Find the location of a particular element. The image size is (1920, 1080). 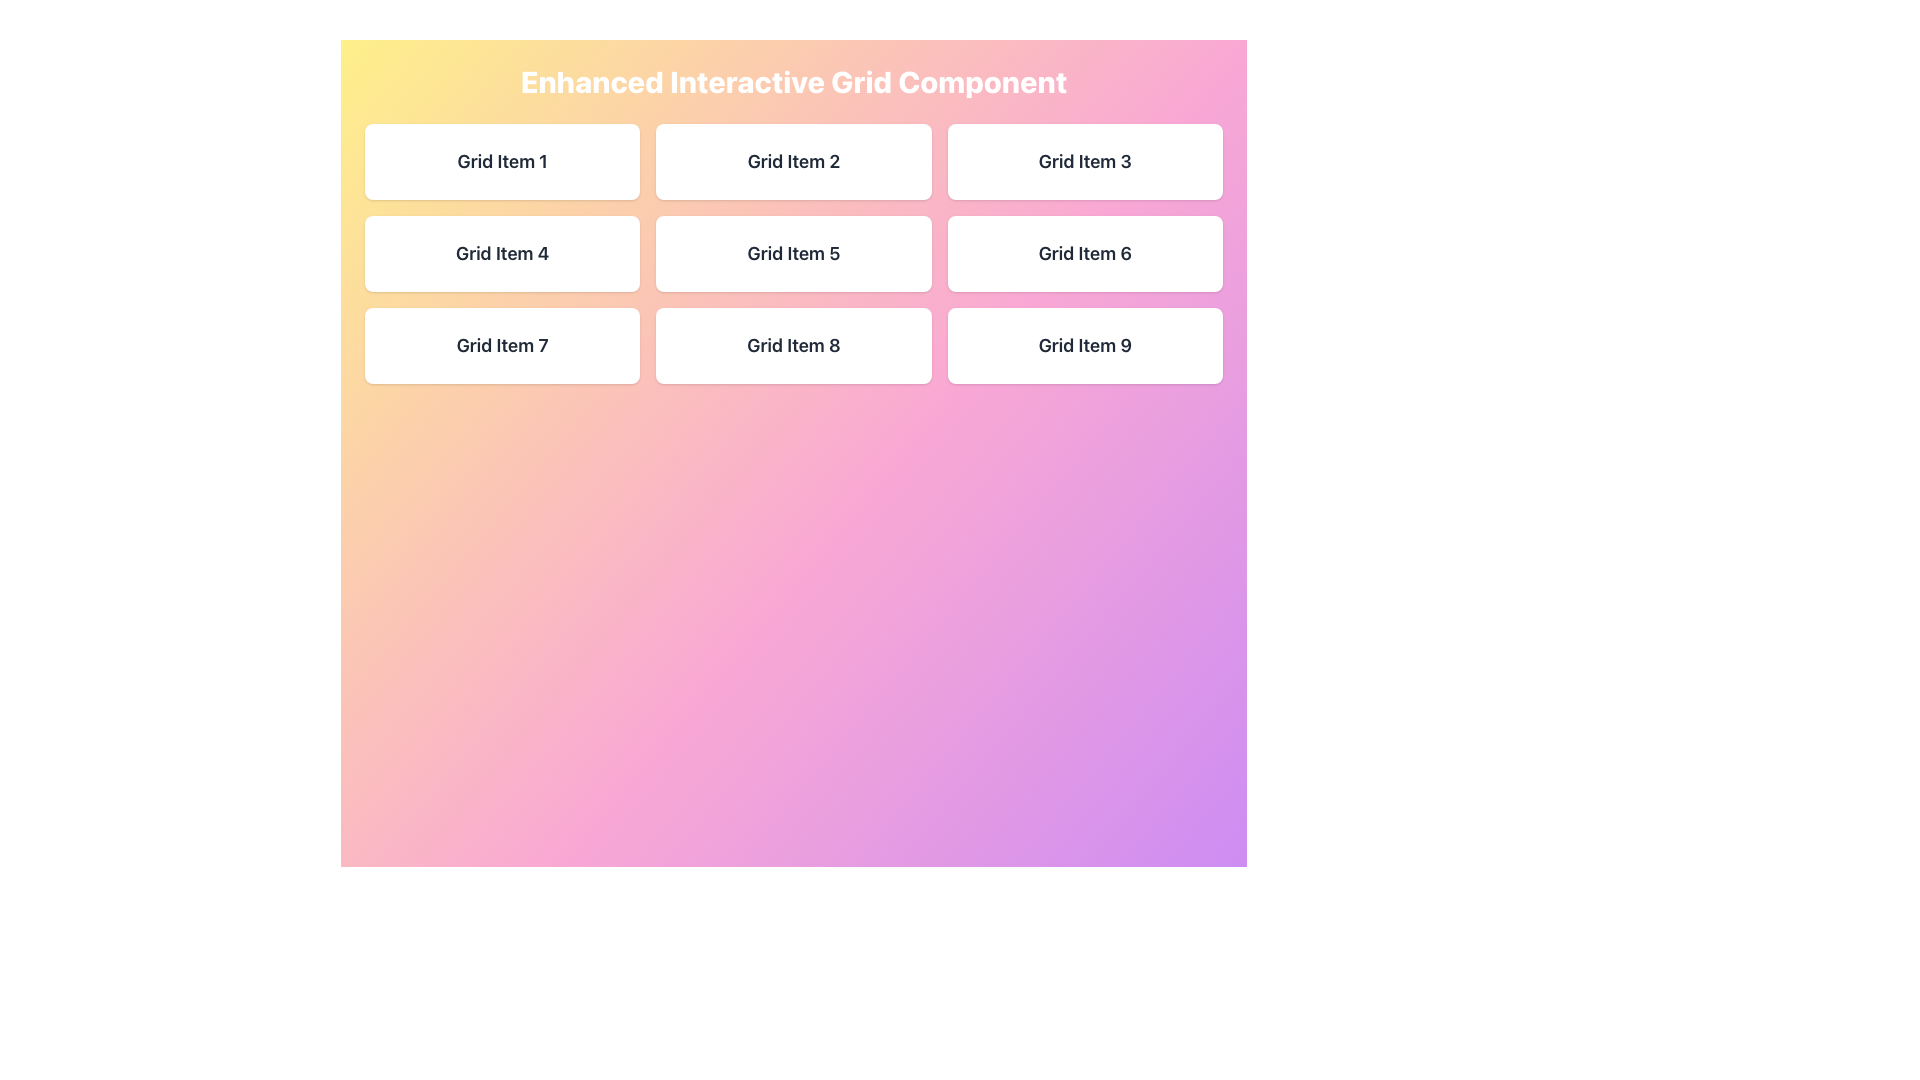

keyboard navigation is located at coordinates (1084, 161).